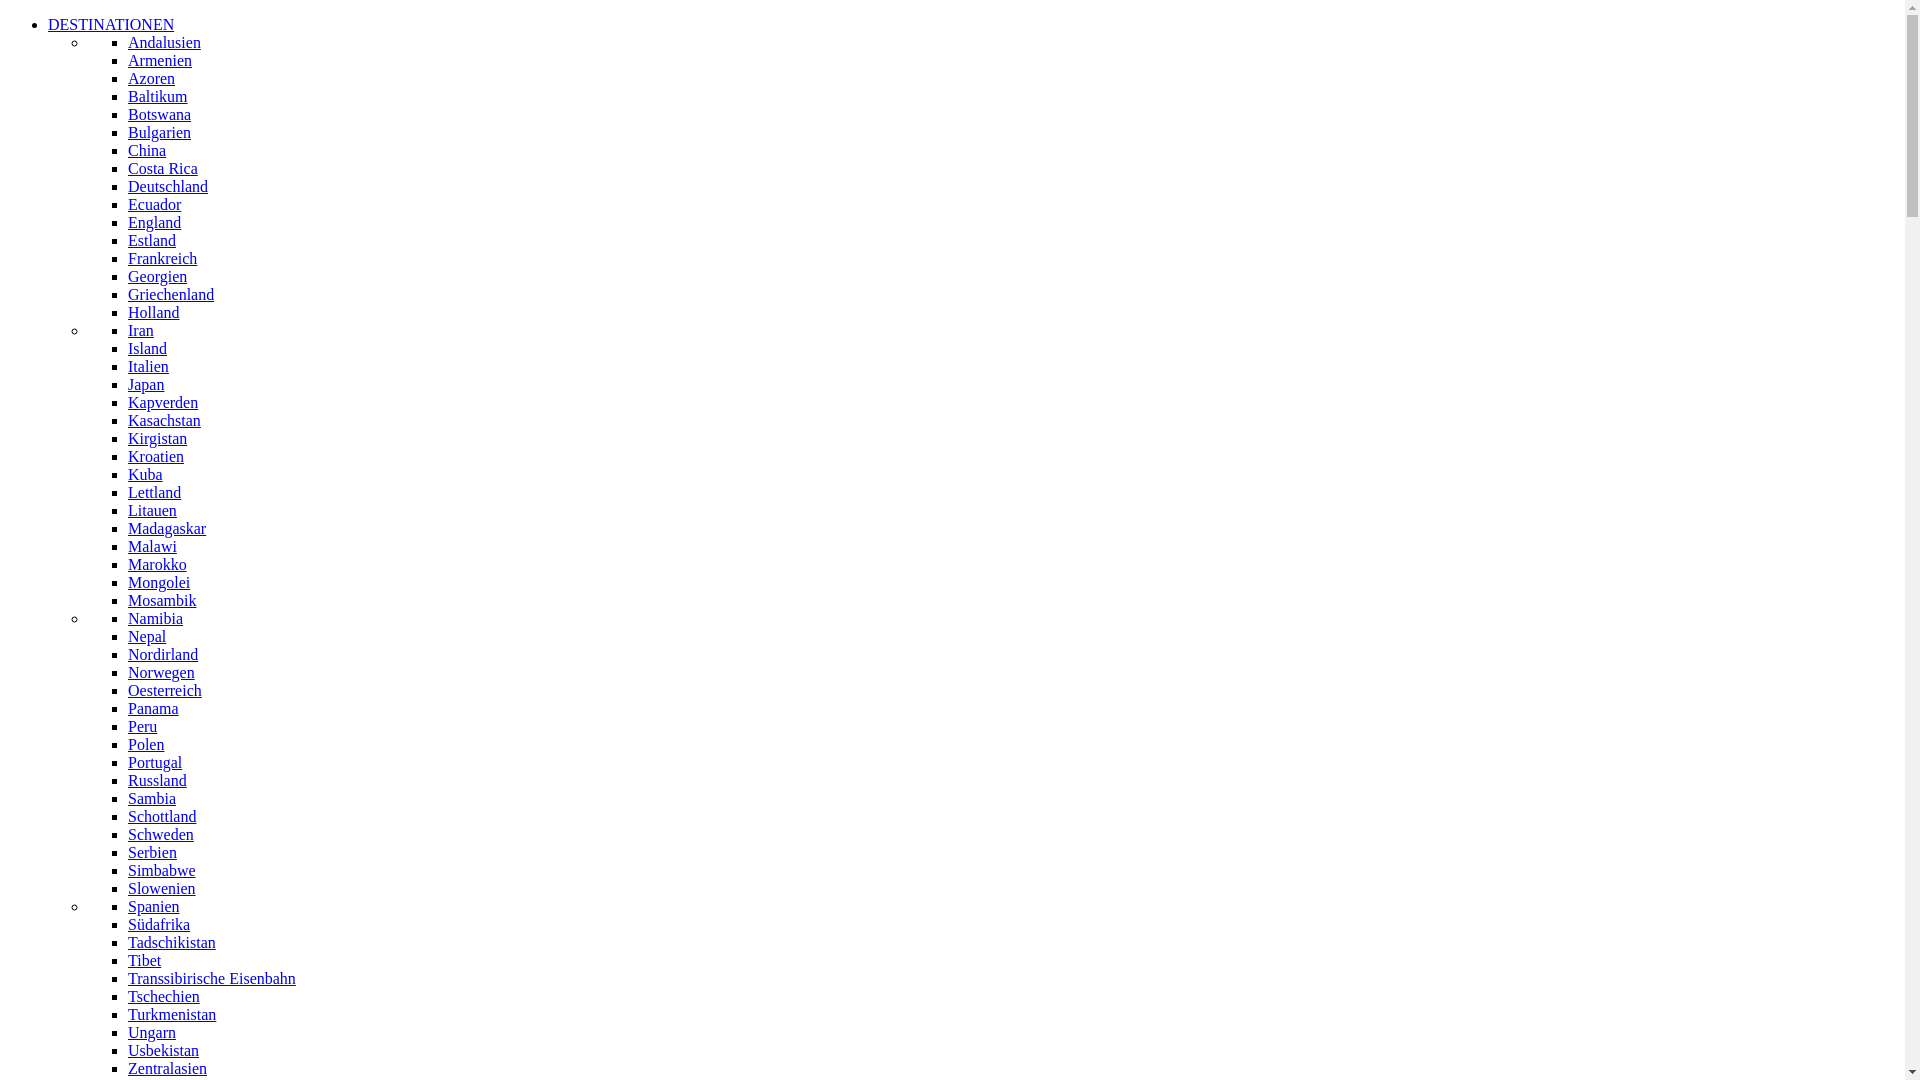  I want to click on 'Azoren', so click(150, 77).